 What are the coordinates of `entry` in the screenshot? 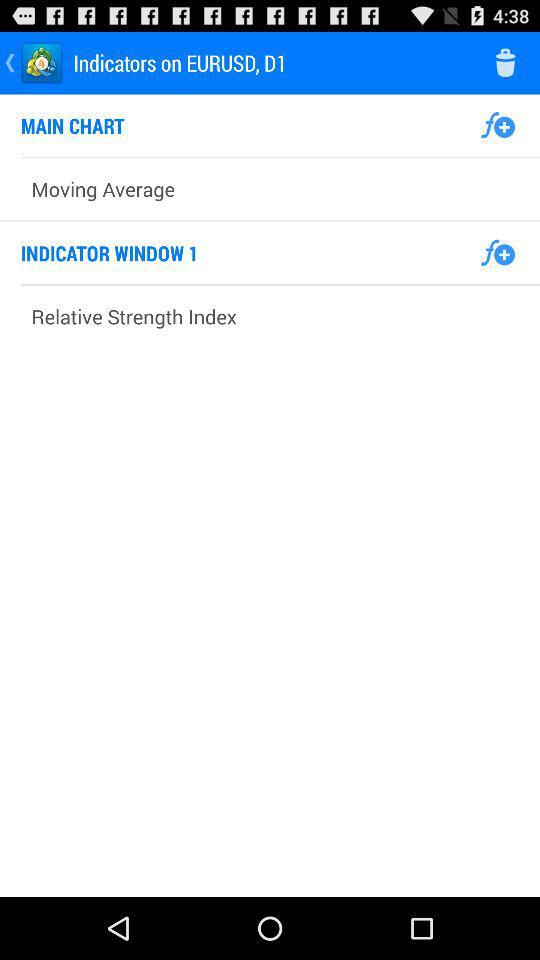 It's located at (496, 124).